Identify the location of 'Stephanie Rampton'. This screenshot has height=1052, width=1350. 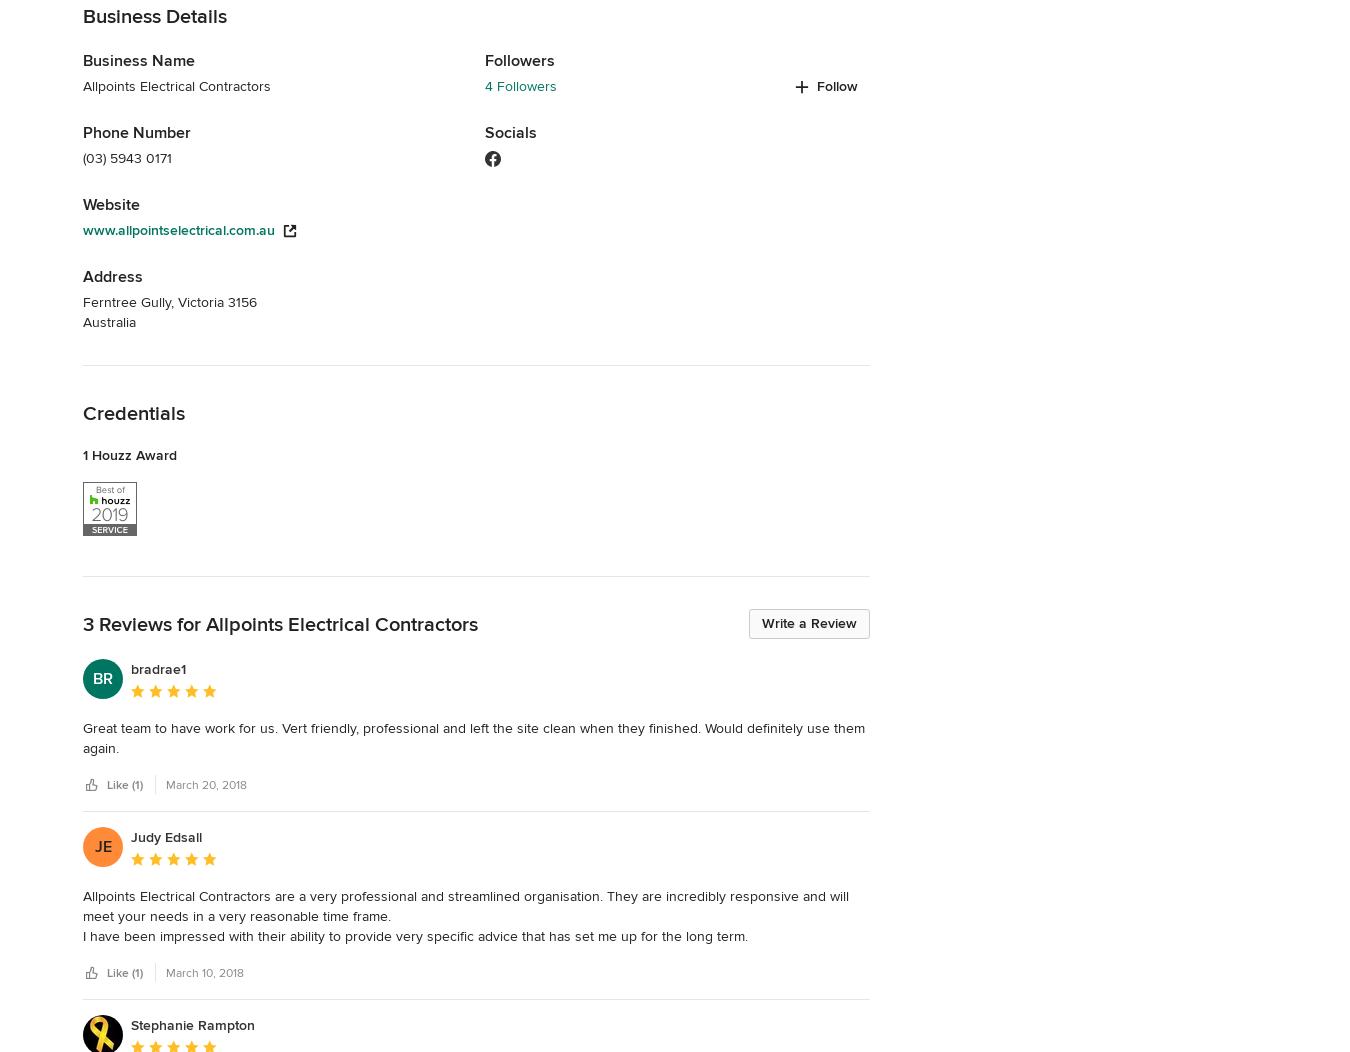
(193, 1023).